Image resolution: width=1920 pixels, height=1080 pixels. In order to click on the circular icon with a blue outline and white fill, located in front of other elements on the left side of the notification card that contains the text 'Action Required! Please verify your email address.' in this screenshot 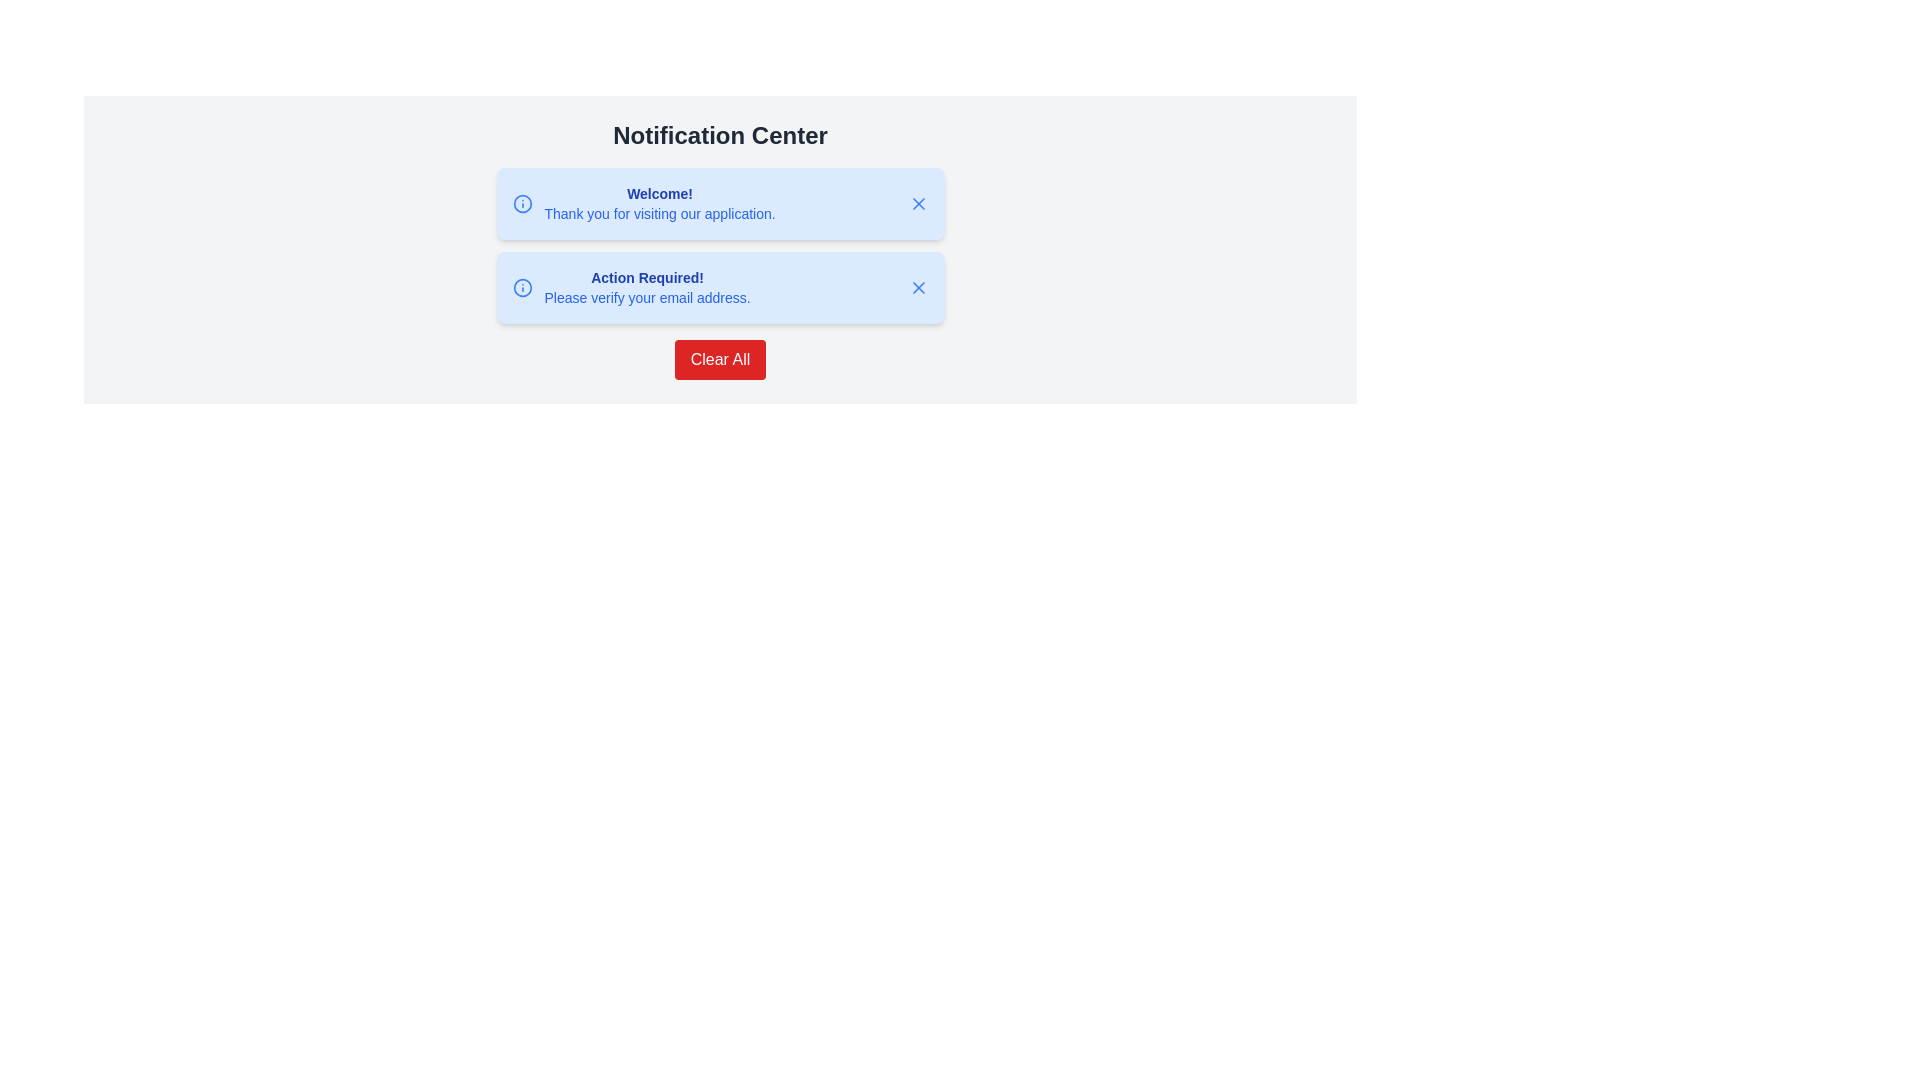, I will do `click(522, 288)`.